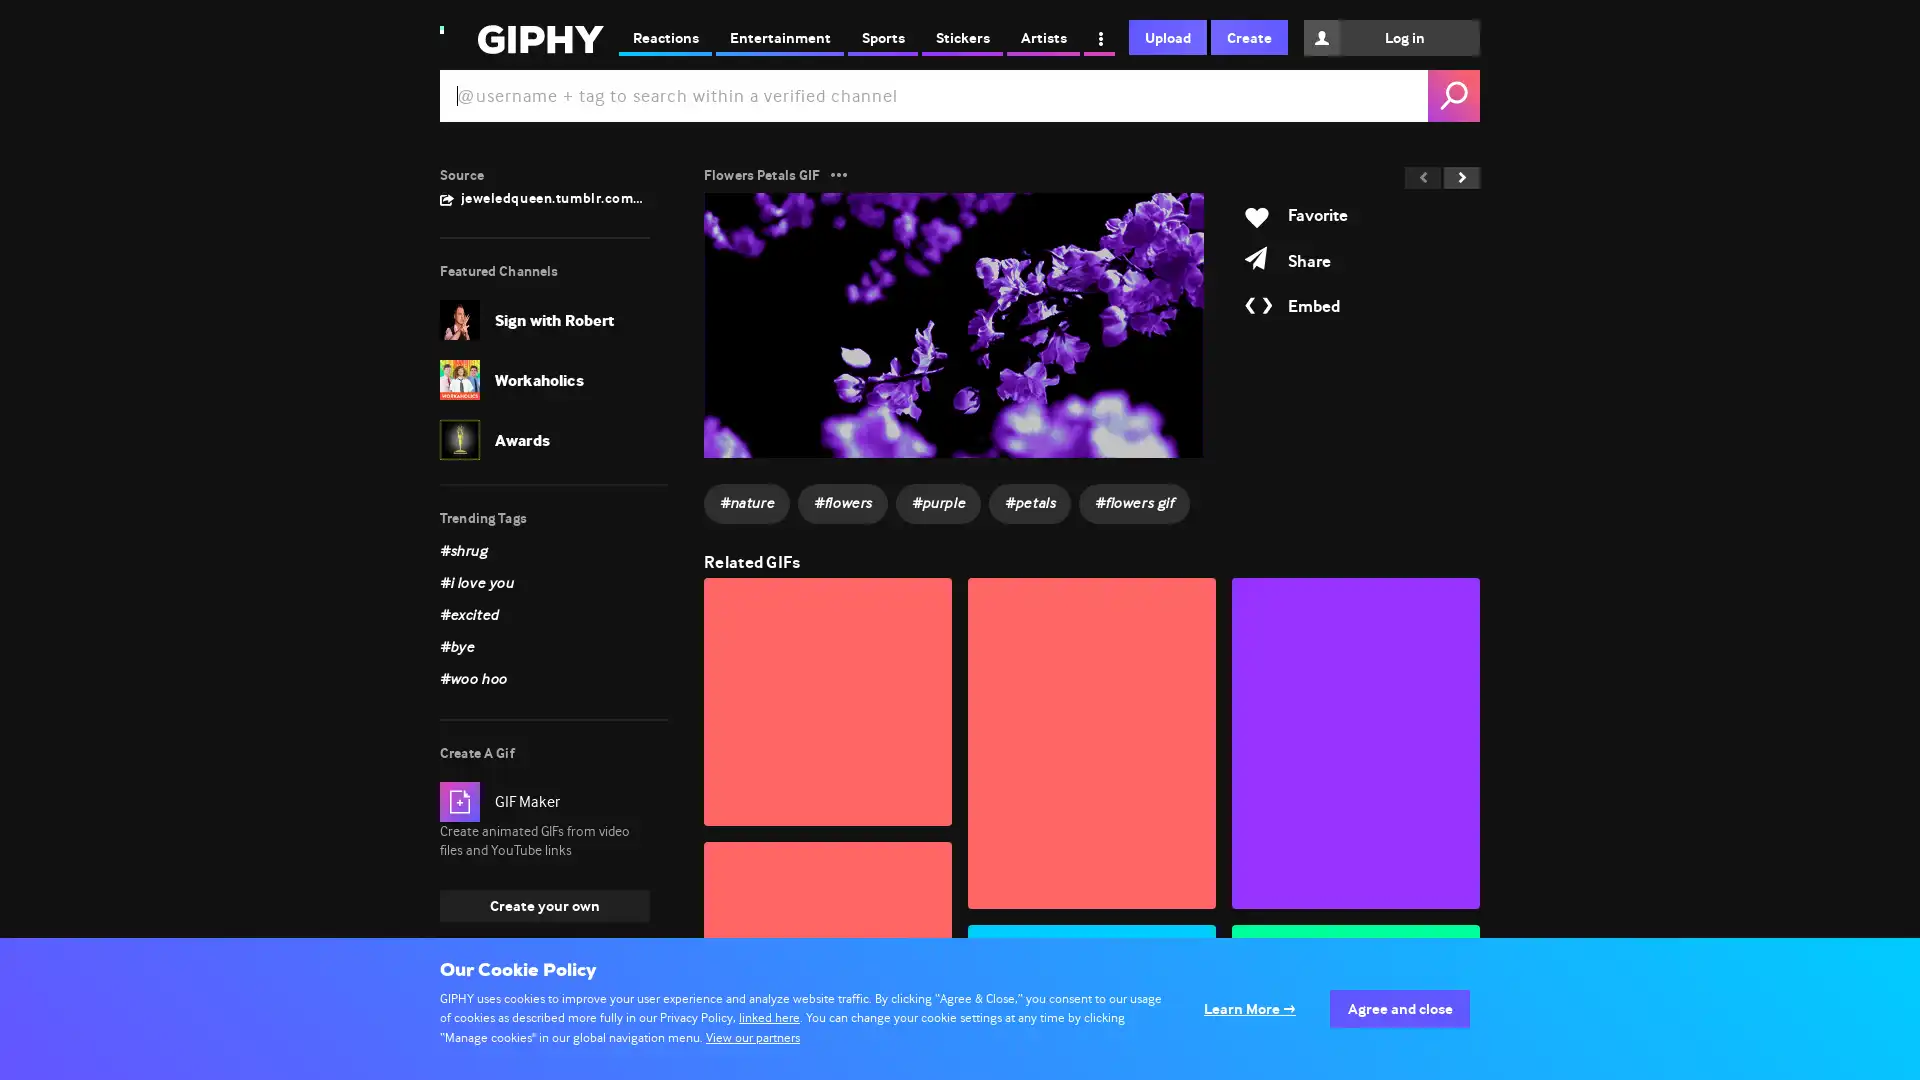 The width and height of the screenshot is (1920, 1080). I want to click on View our partners, so click(752, 1035).